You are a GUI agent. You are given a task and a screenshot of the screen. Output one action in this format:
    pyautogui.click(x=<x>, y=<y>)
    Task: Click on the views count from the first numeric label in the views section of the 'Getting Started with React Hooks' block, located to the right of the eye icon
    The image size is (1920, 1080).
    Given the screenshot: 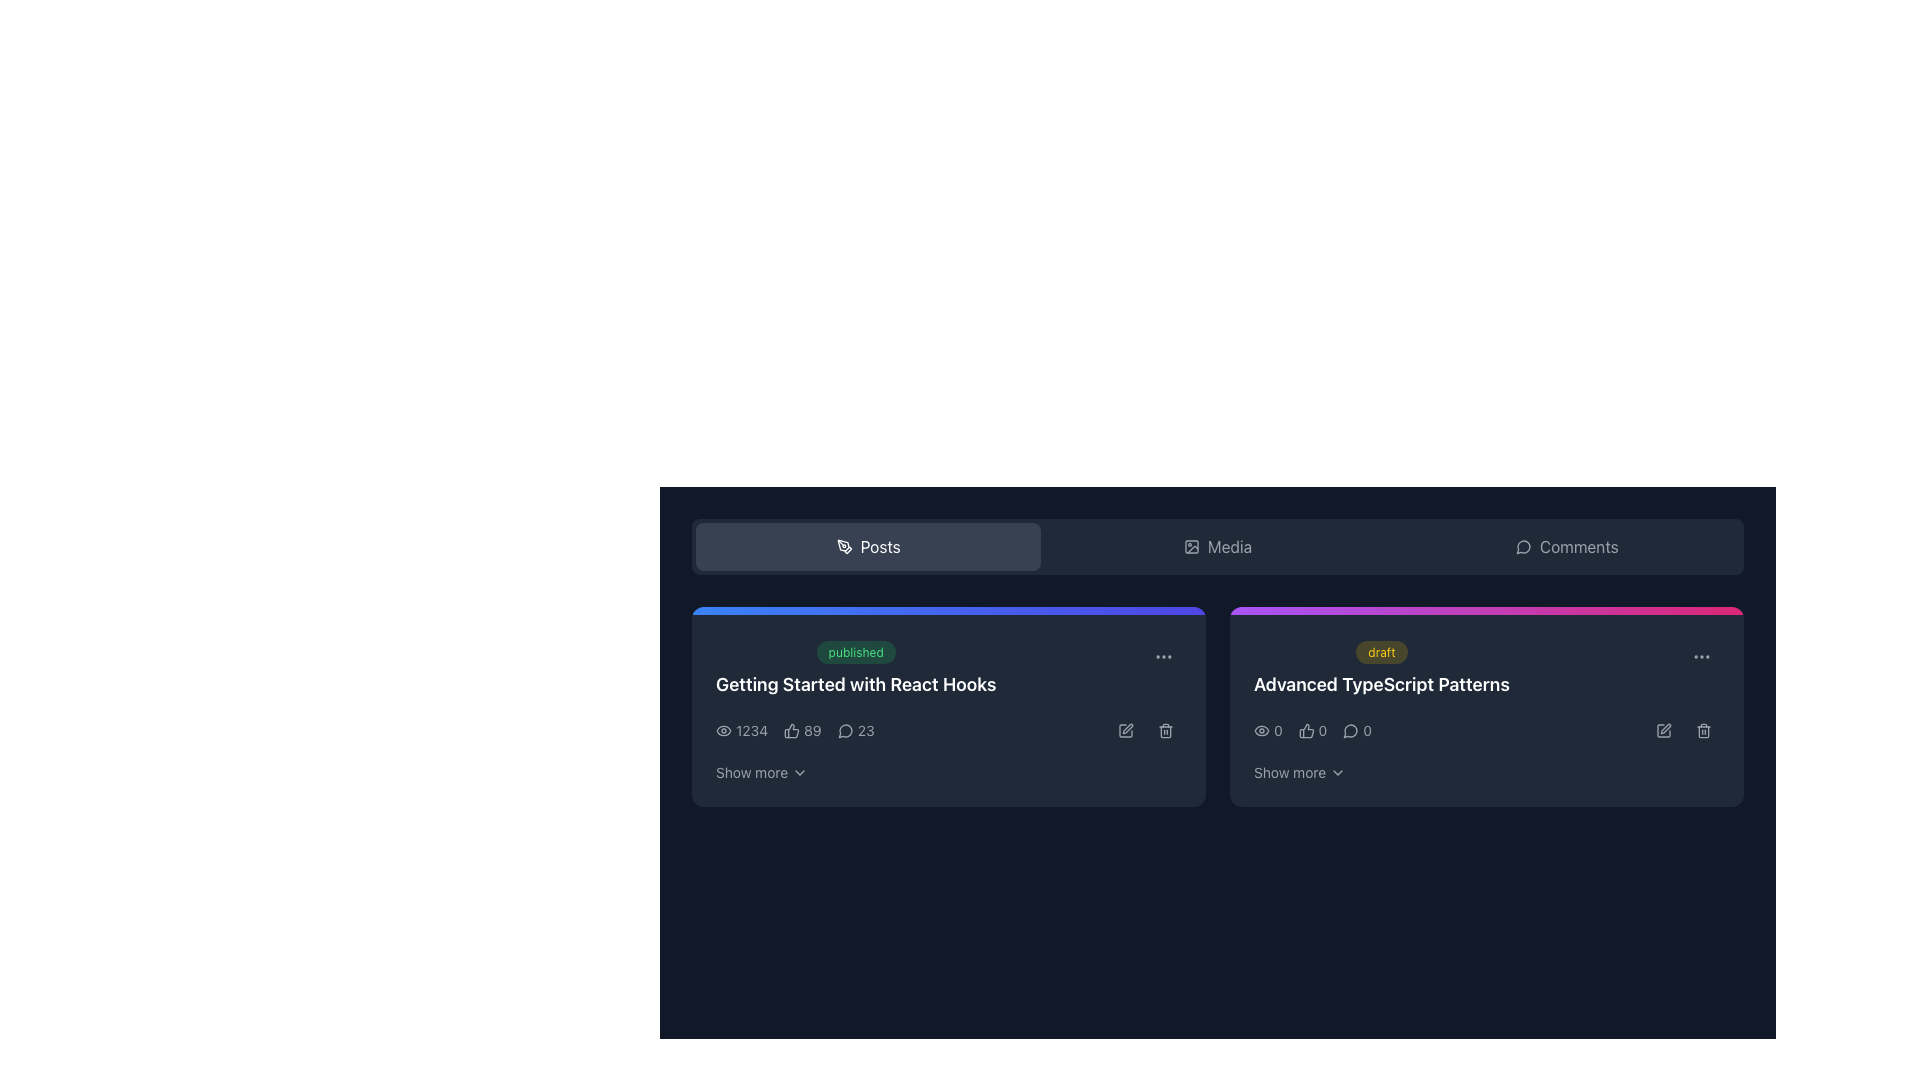 What is the action you would take?
    pyautogui.click(x=741, y=731)
    